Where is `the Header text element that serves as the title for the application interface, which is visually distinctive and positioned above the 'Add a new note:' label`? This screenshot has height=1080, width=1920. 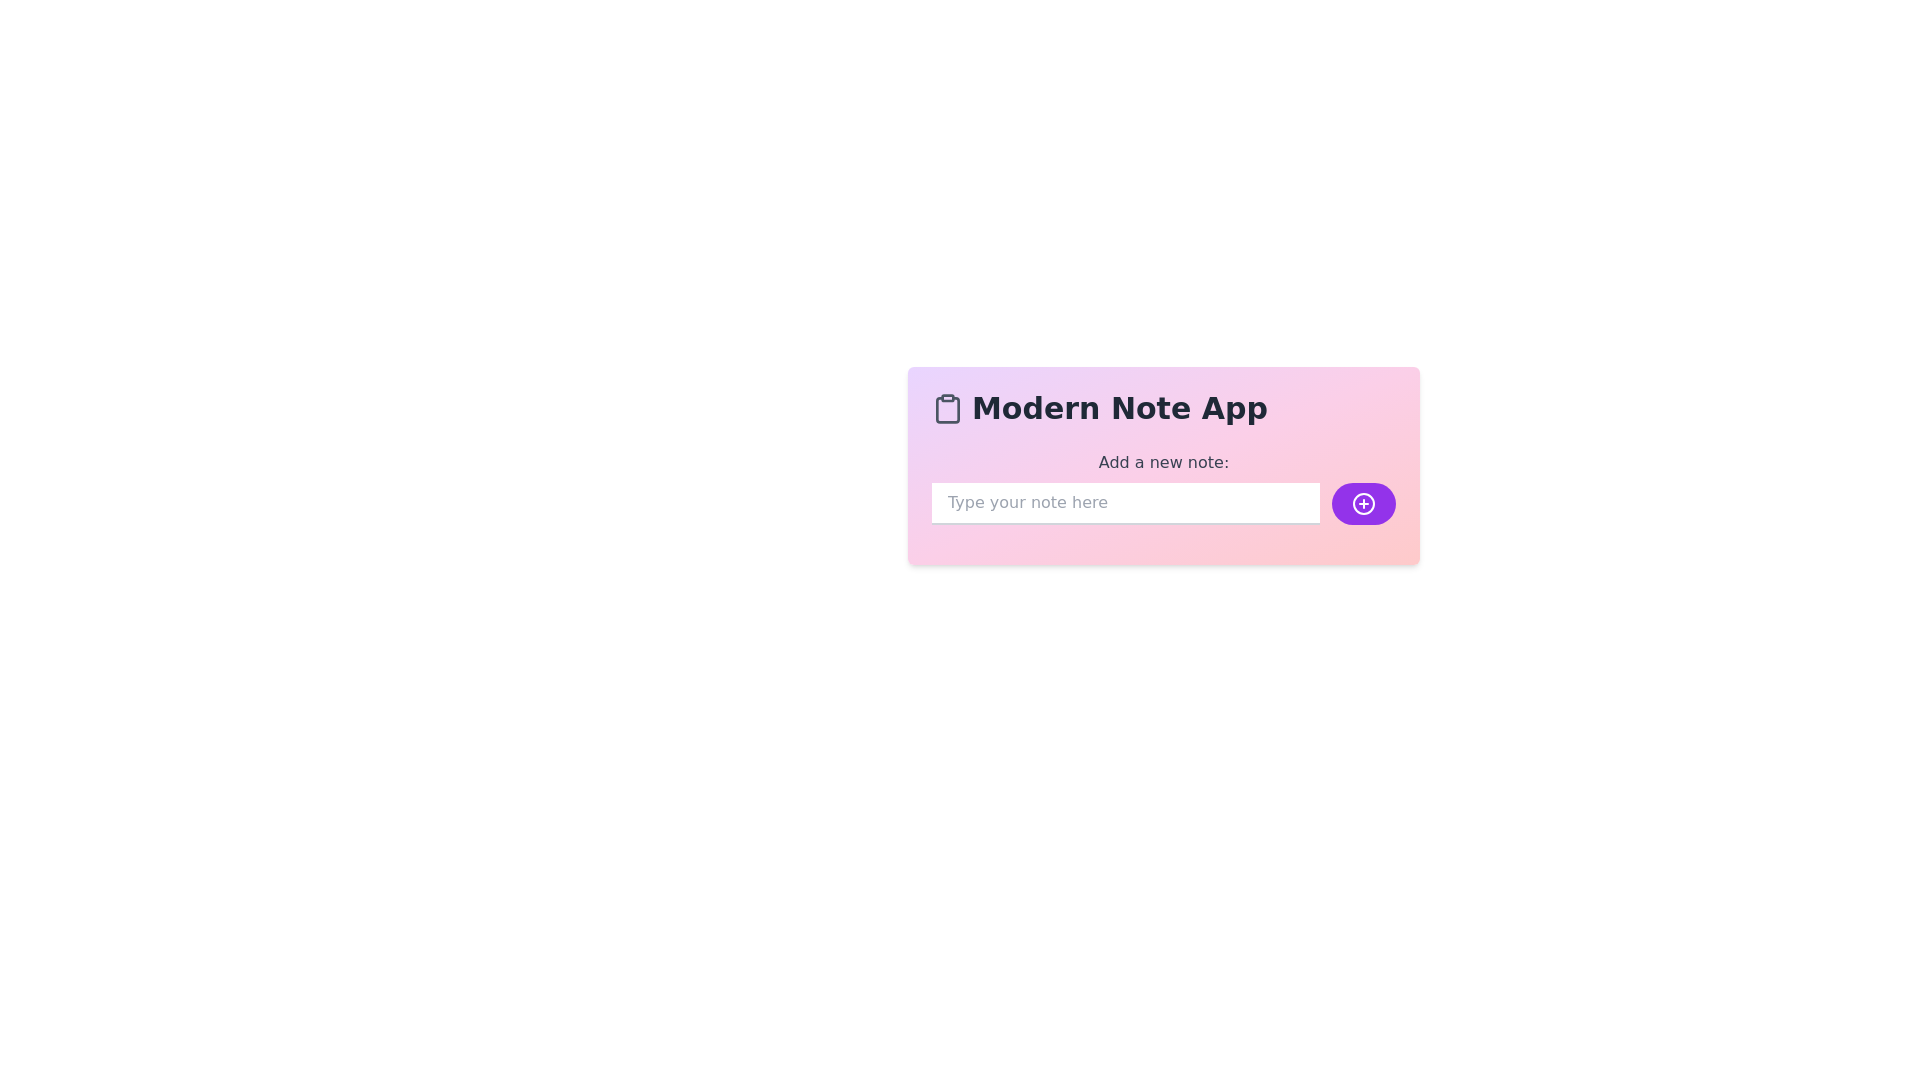
the Header text element that serves as the title for the application interface, which is visually distinctive and positioned above the 'Add a new note:' label is located at coordinates (1163, 407).